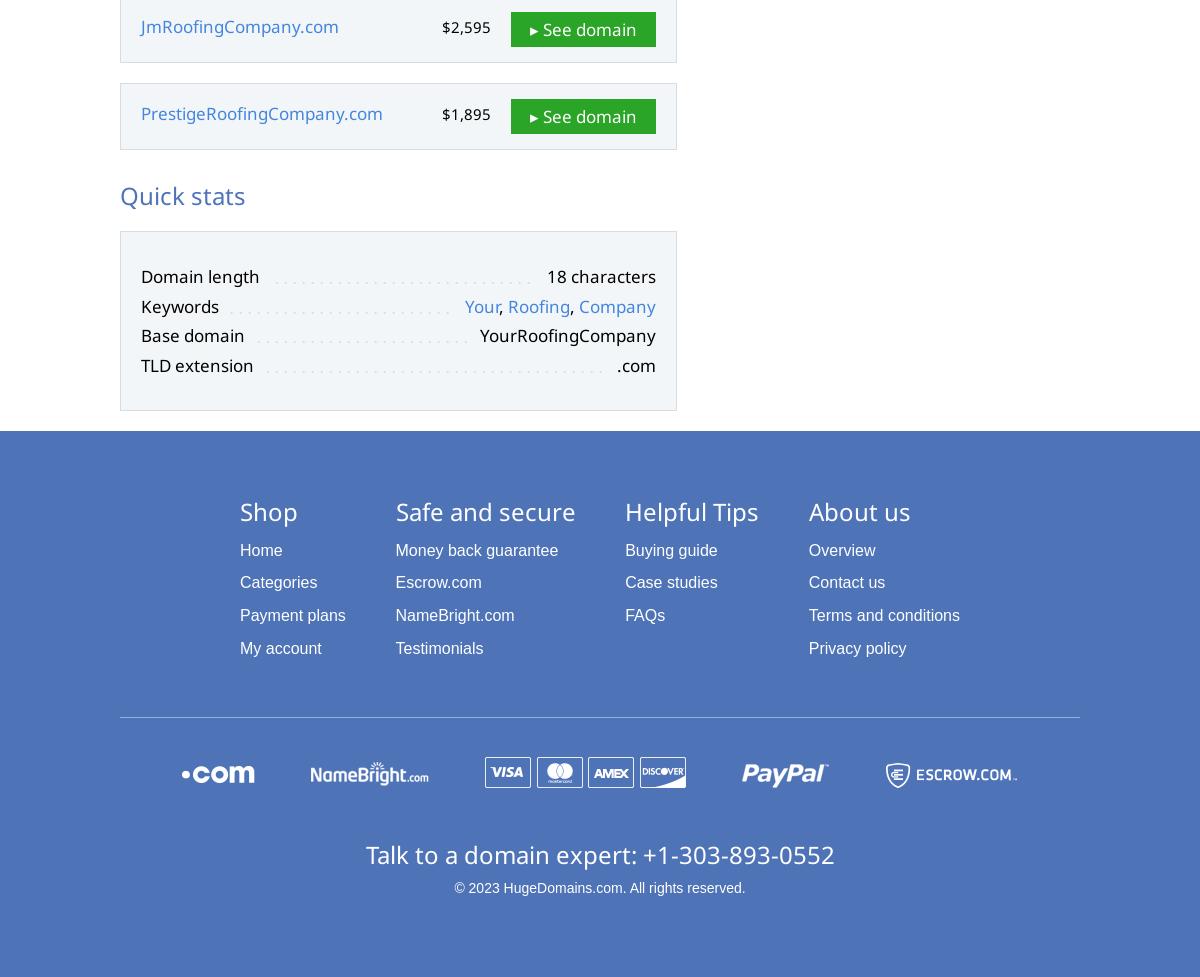  I want to click on 'Contact us', so click(845, 581).